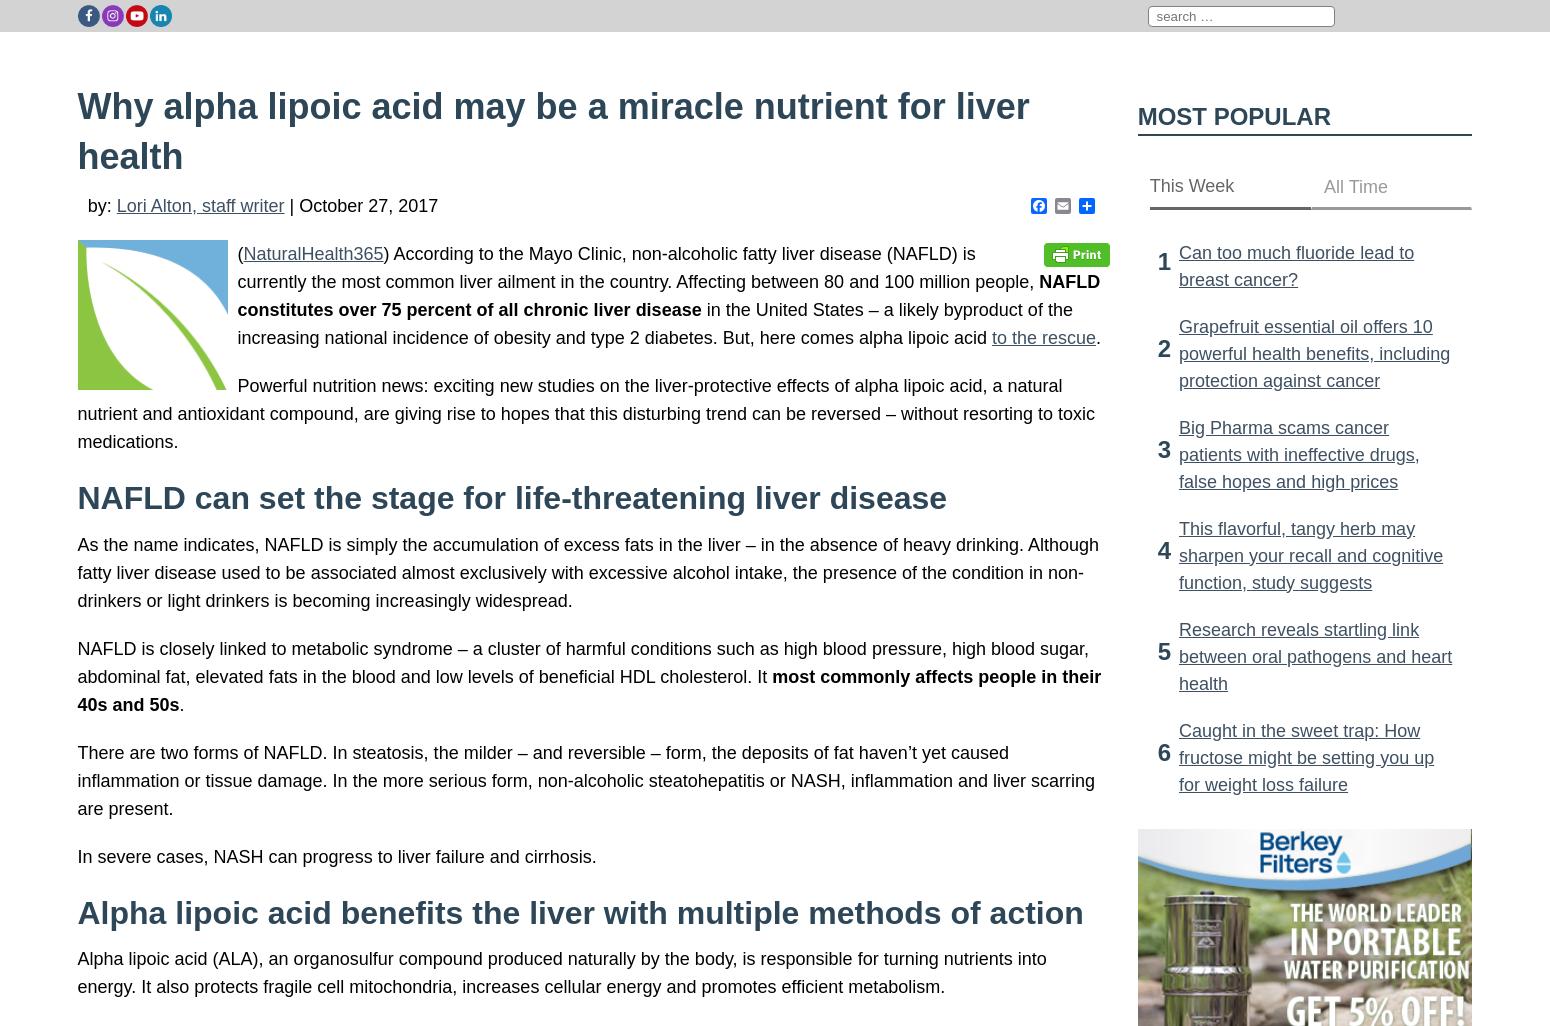 This screenshot has width=1550, height=1026. Describe the element at coordinates (1321, 49) in the screenshot. I see `'Podcasts'` at that location.